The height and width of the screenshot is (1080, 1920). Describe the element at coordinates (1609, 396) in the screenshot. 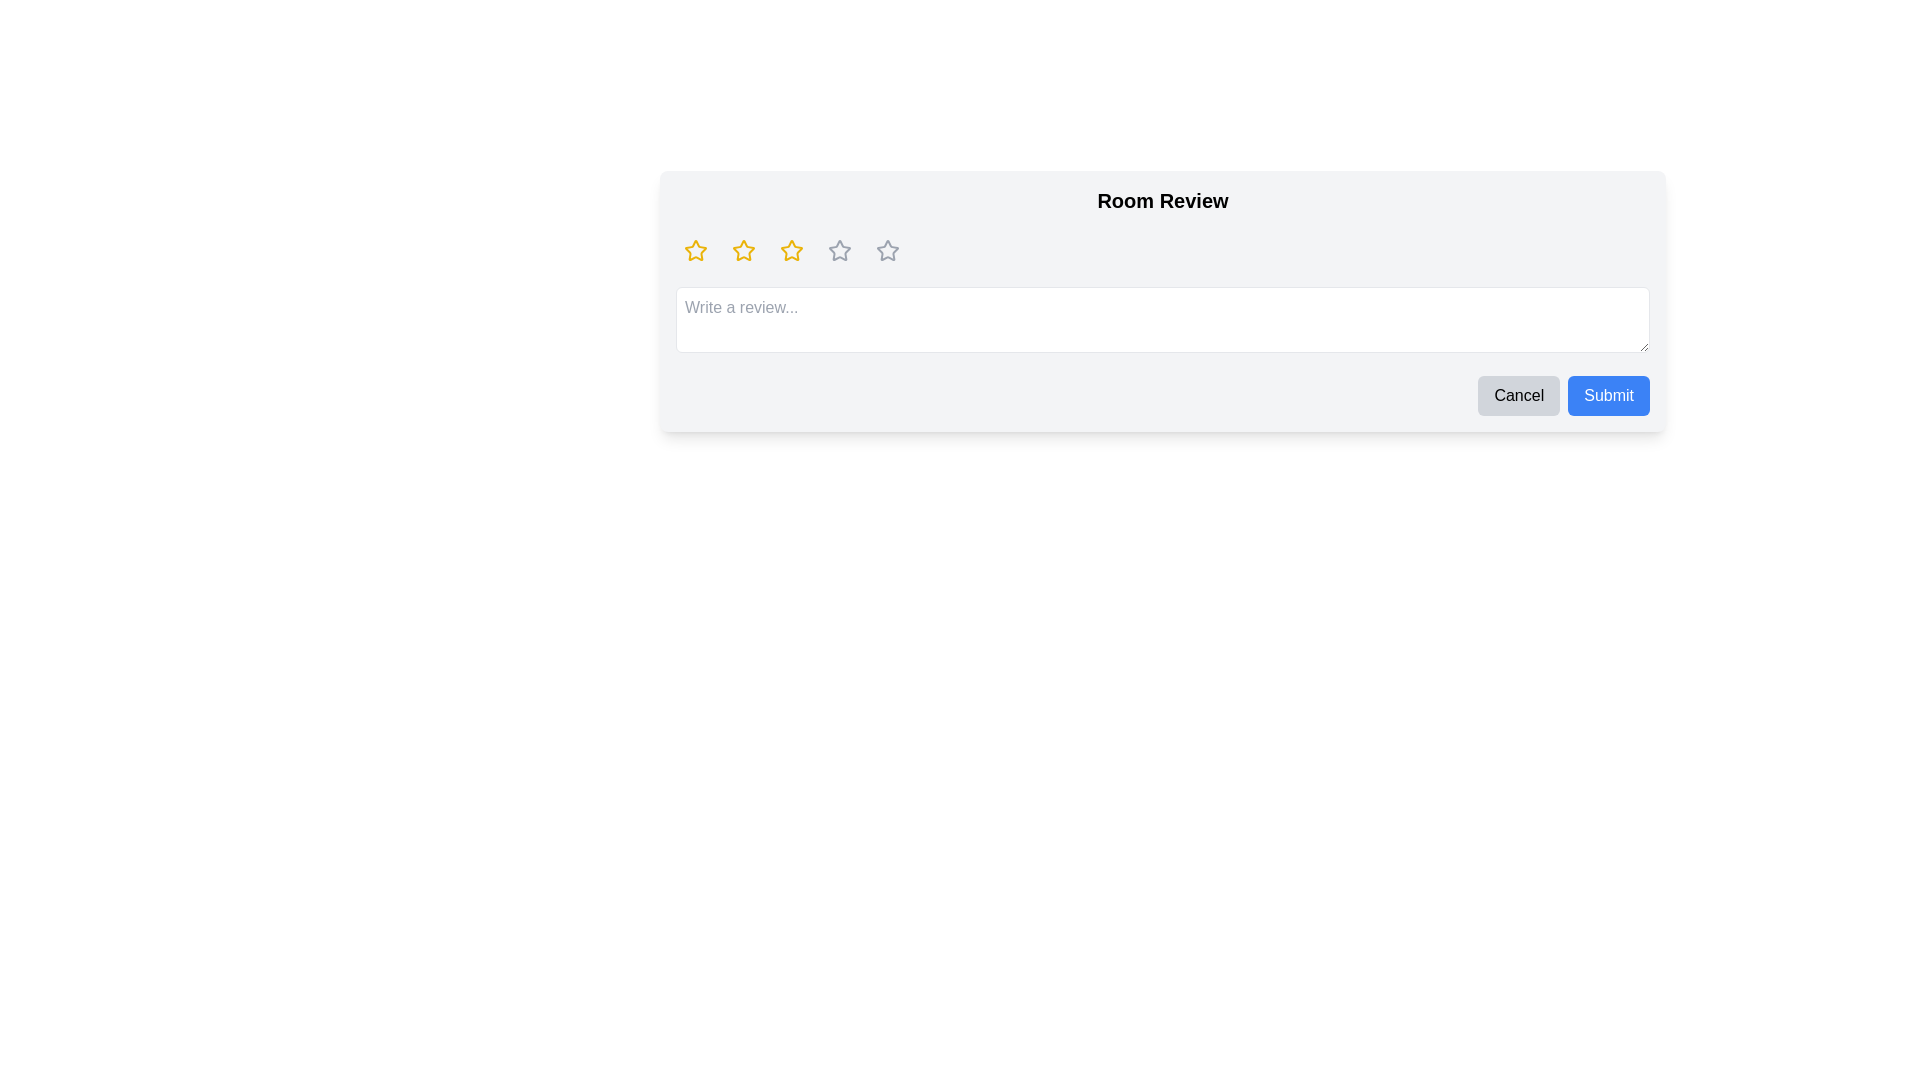

I see `the submit button located to the right of the gray 'Cancel' button to observe the hover effect` at that location.